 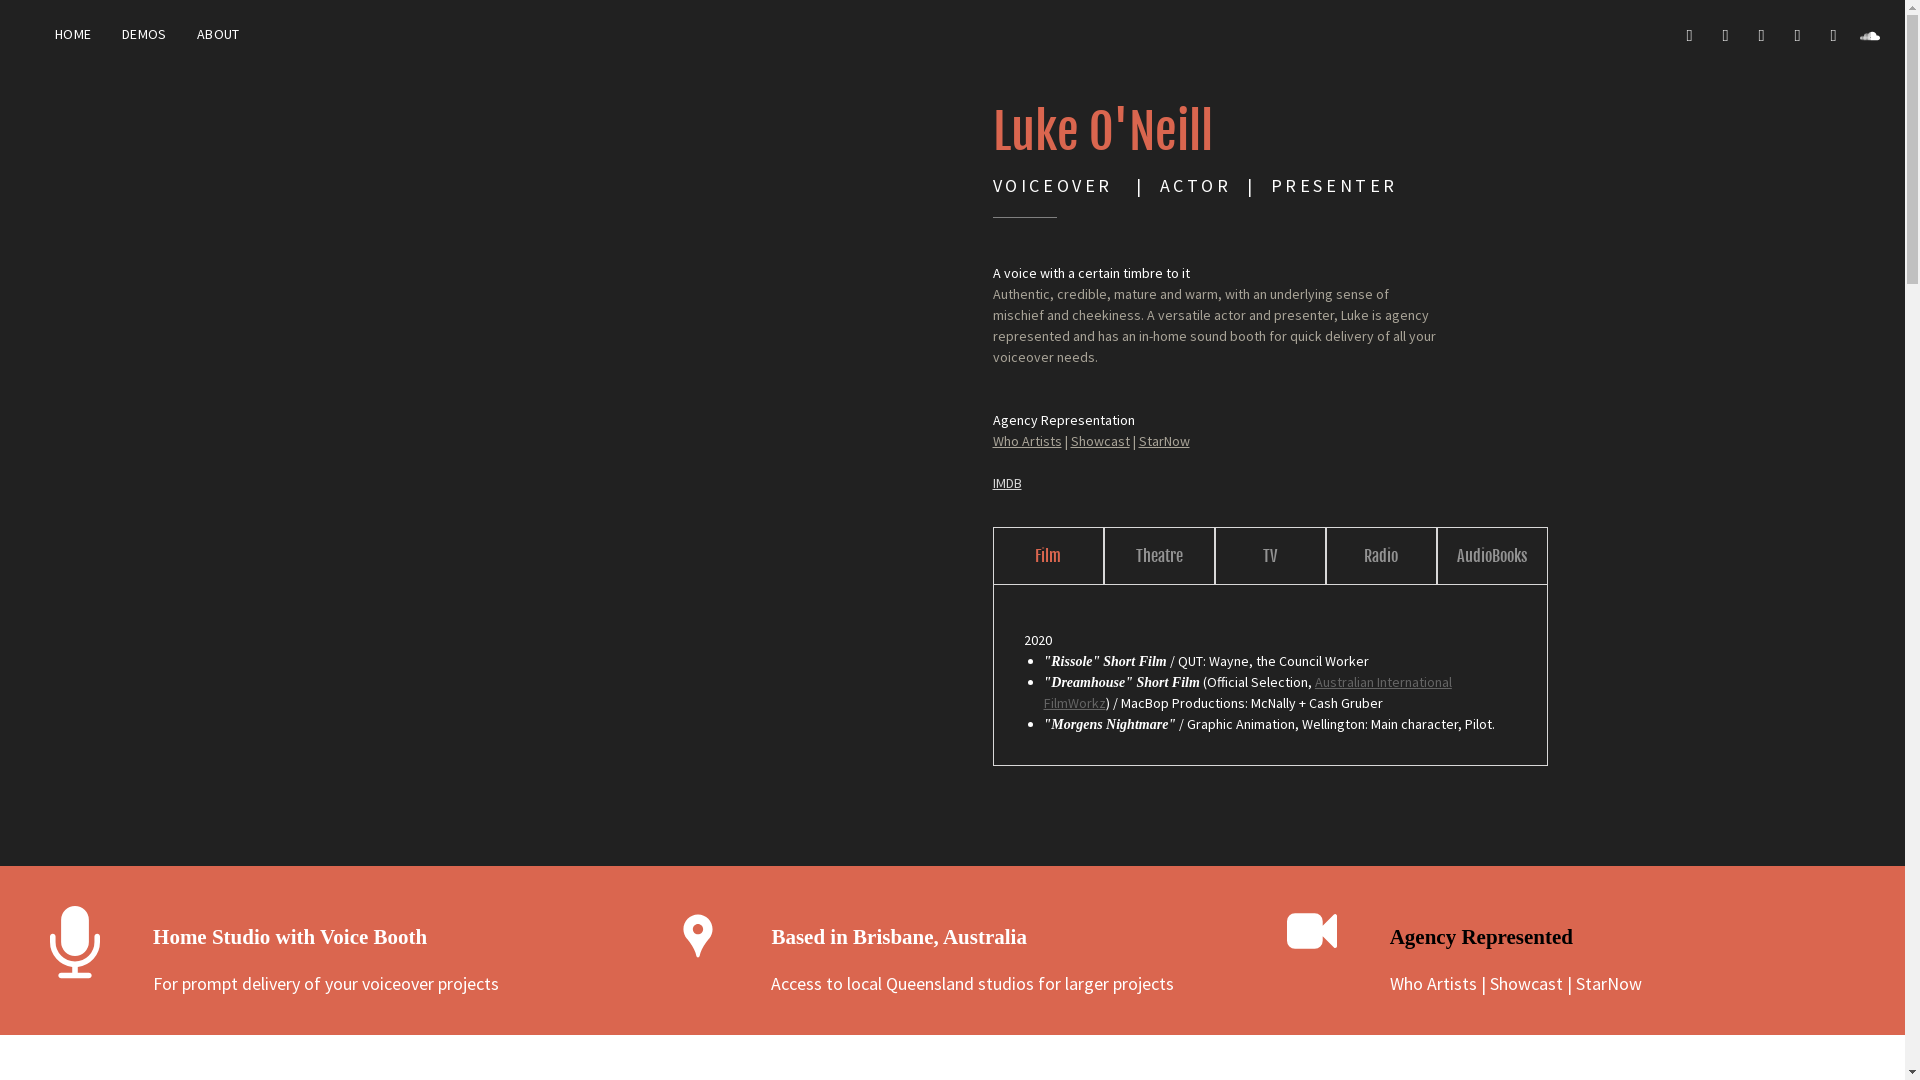 What do you see at coordinates (105, 34) in the screenshot?
I see `'DEMOS'` at bounding box center [105, 34].